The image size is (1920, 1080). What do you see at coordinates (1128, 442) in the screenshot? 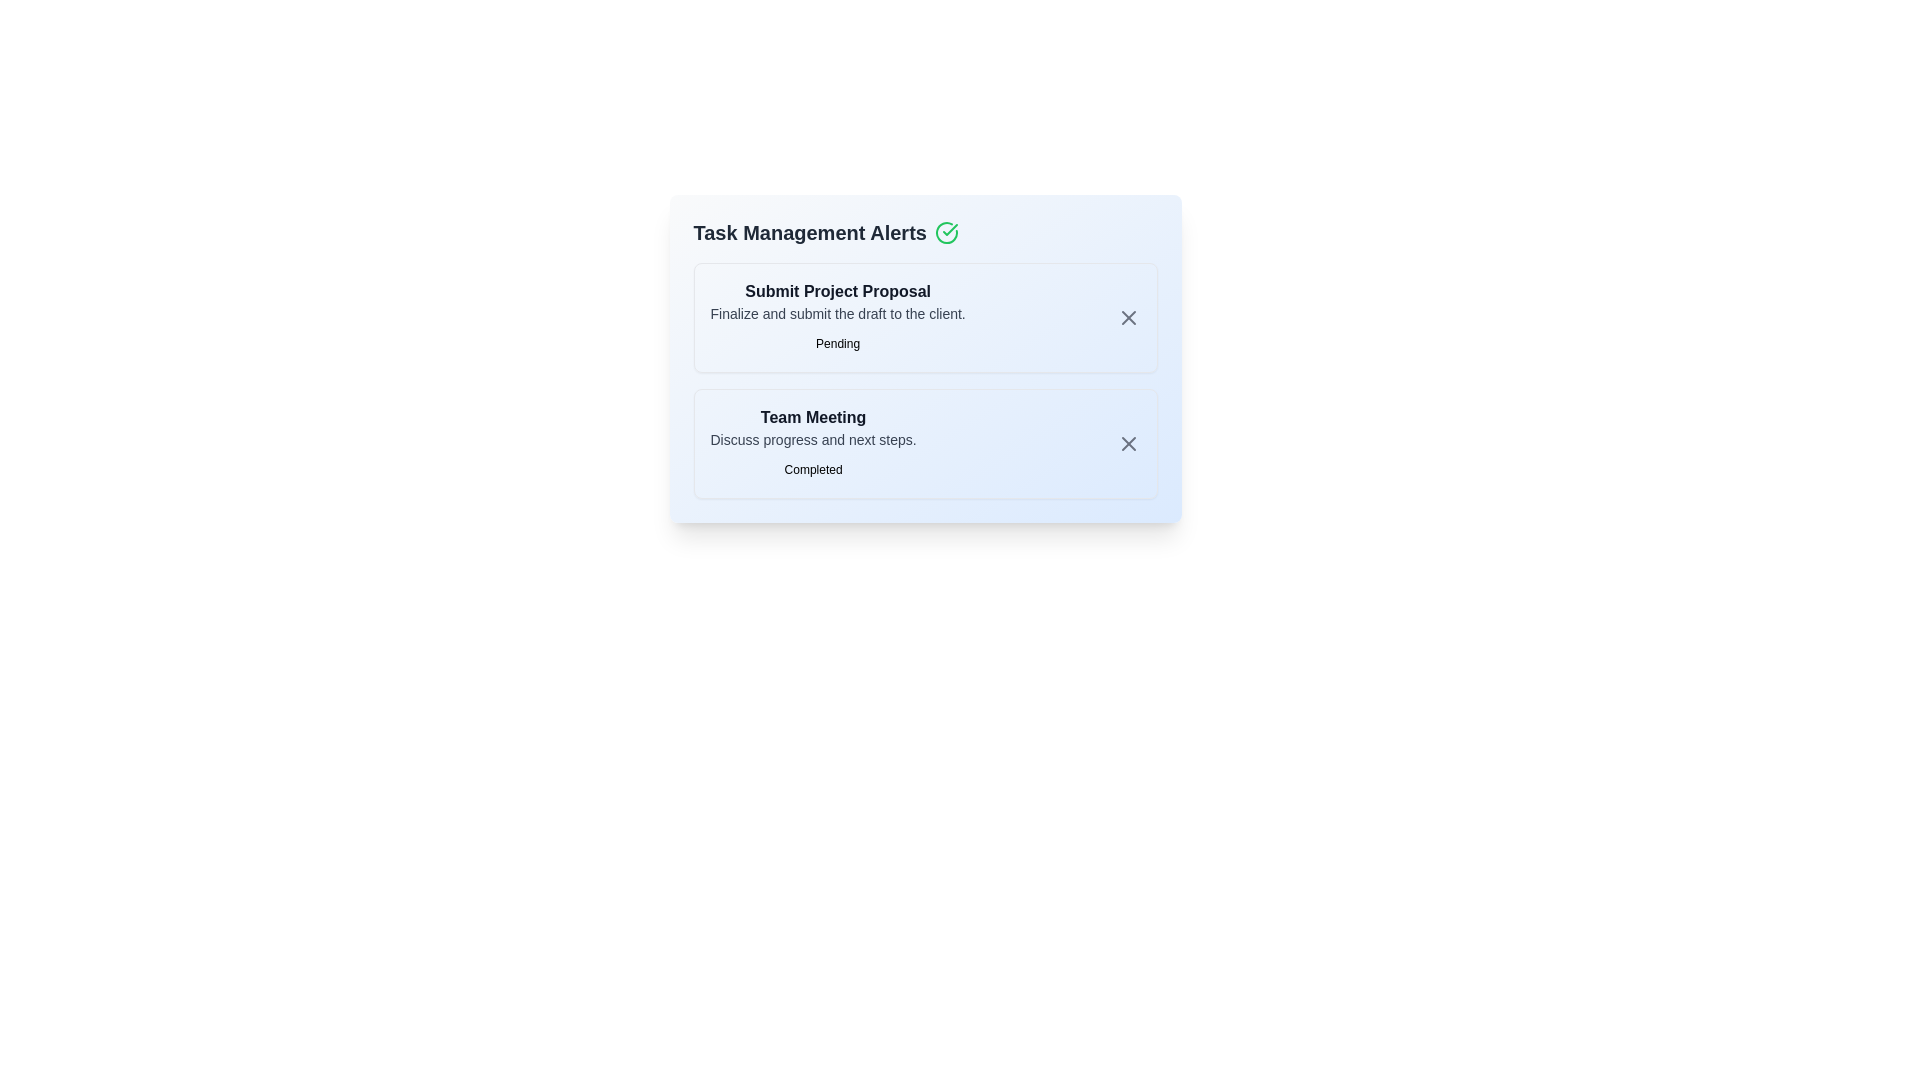
I see `'X' button next to the task titled 'Team Meeting' to dismiss it` at bounding box center [1128, 442].